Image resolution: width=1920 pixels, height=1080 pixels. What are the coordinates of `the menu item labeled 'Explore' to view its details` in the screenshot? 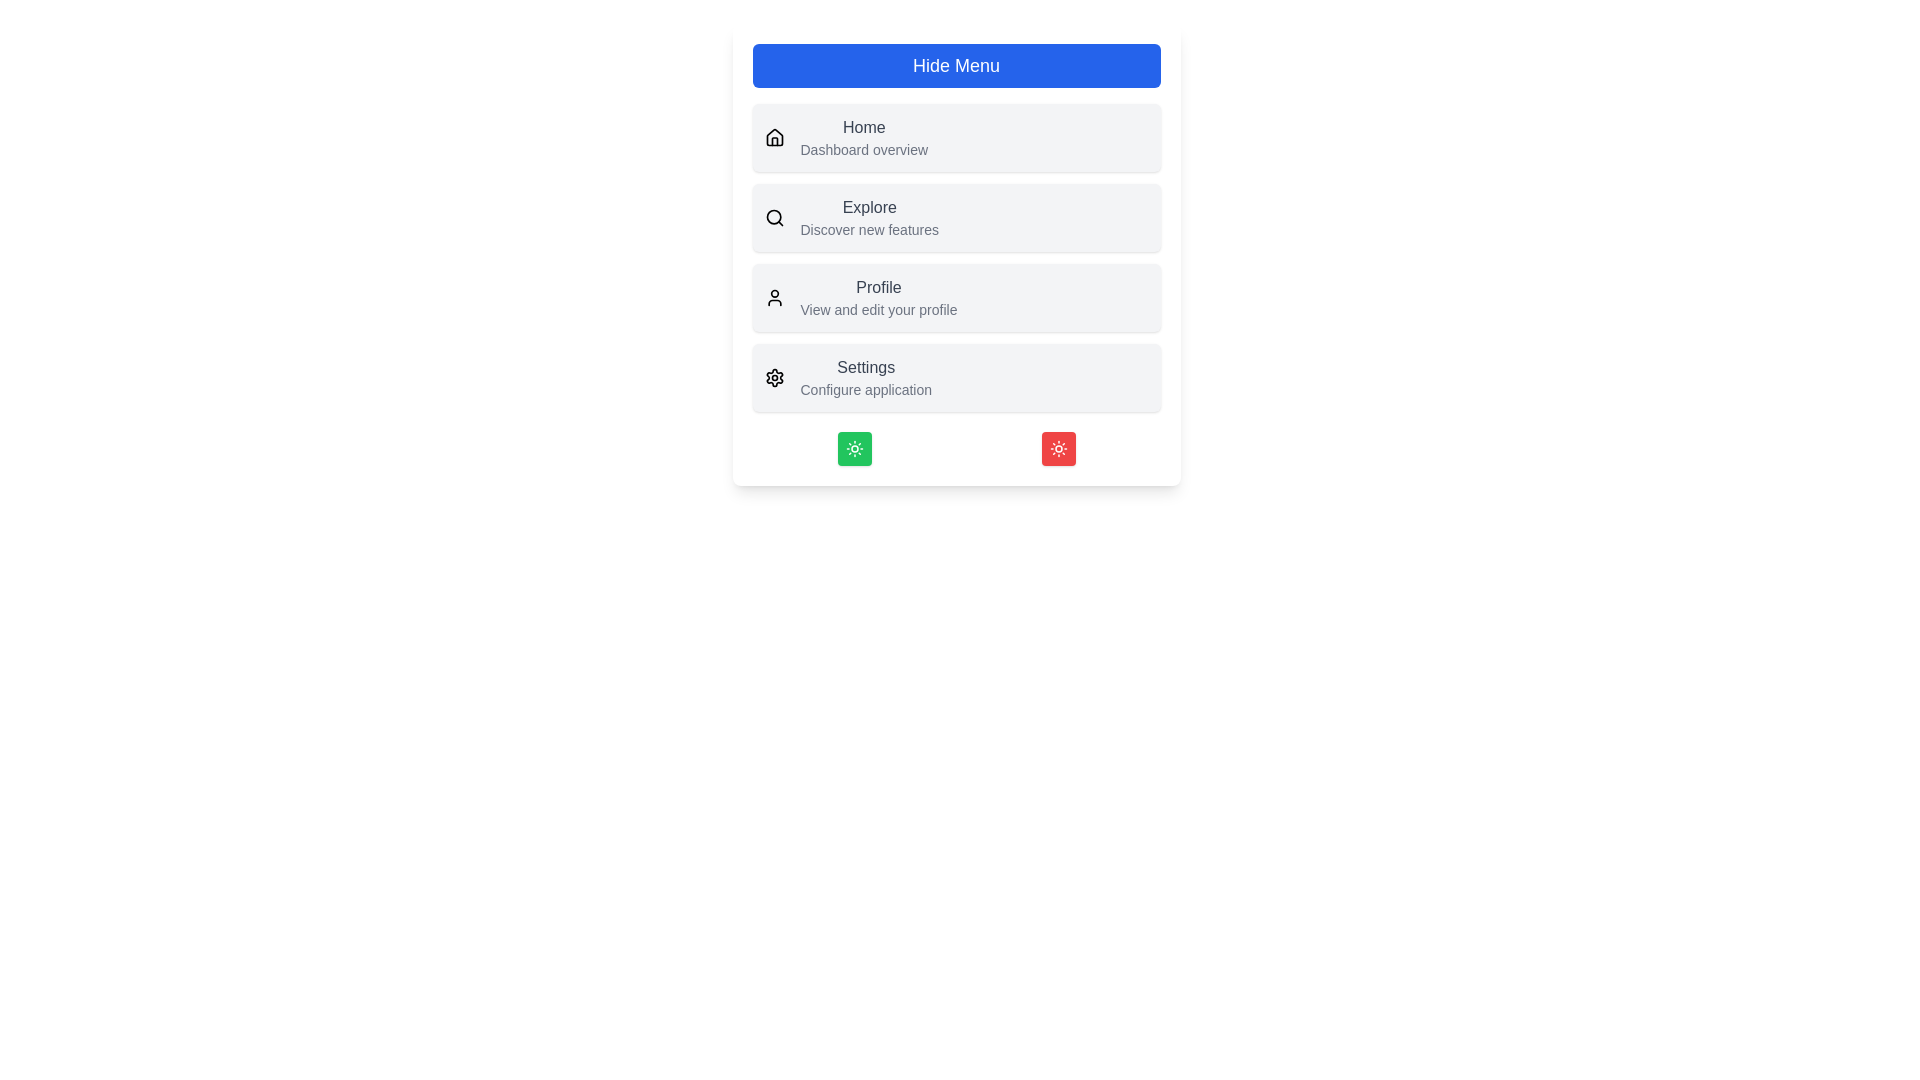 It's located at (869, 208).